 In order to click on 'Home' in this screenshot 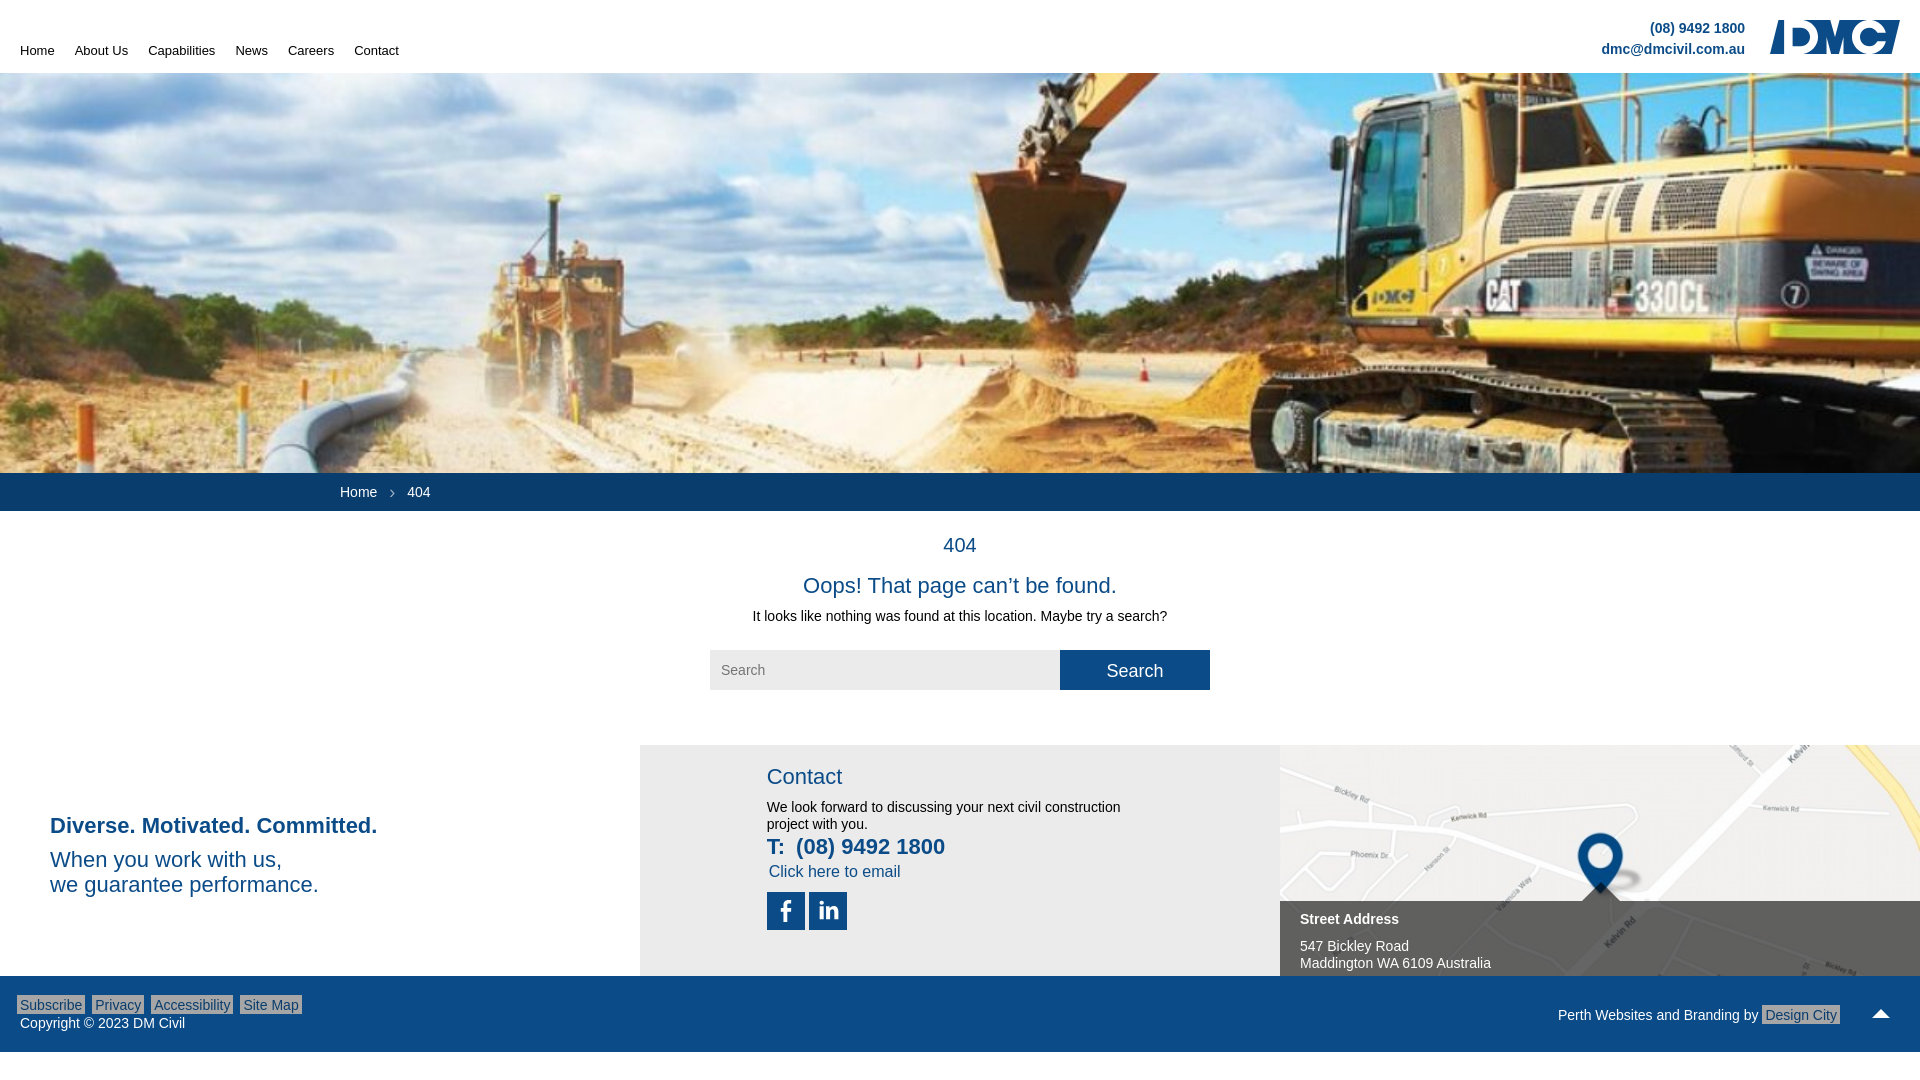, I will do `click(19, 49)`.